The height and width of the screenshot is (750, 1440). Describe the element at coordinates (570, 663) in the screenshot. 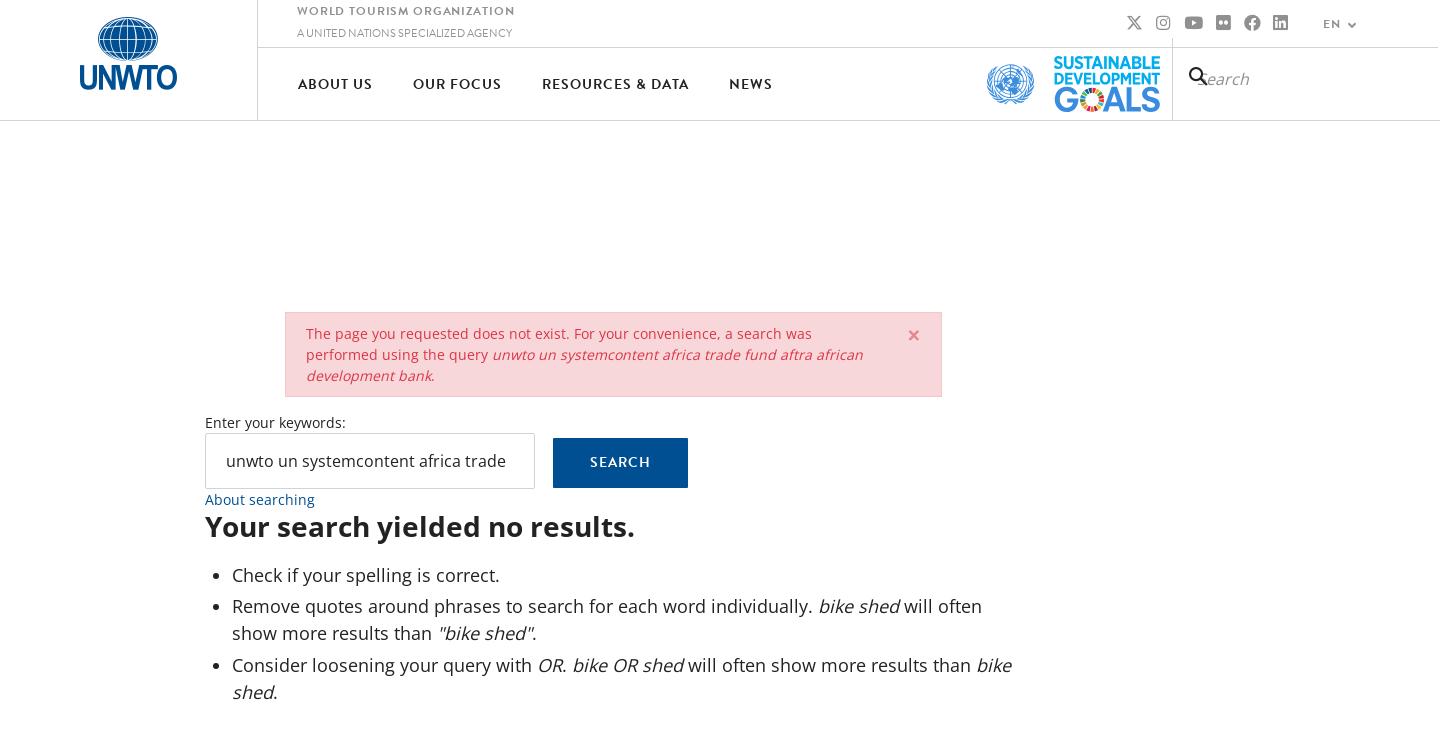

I see `'bike OR shed'` at that location.